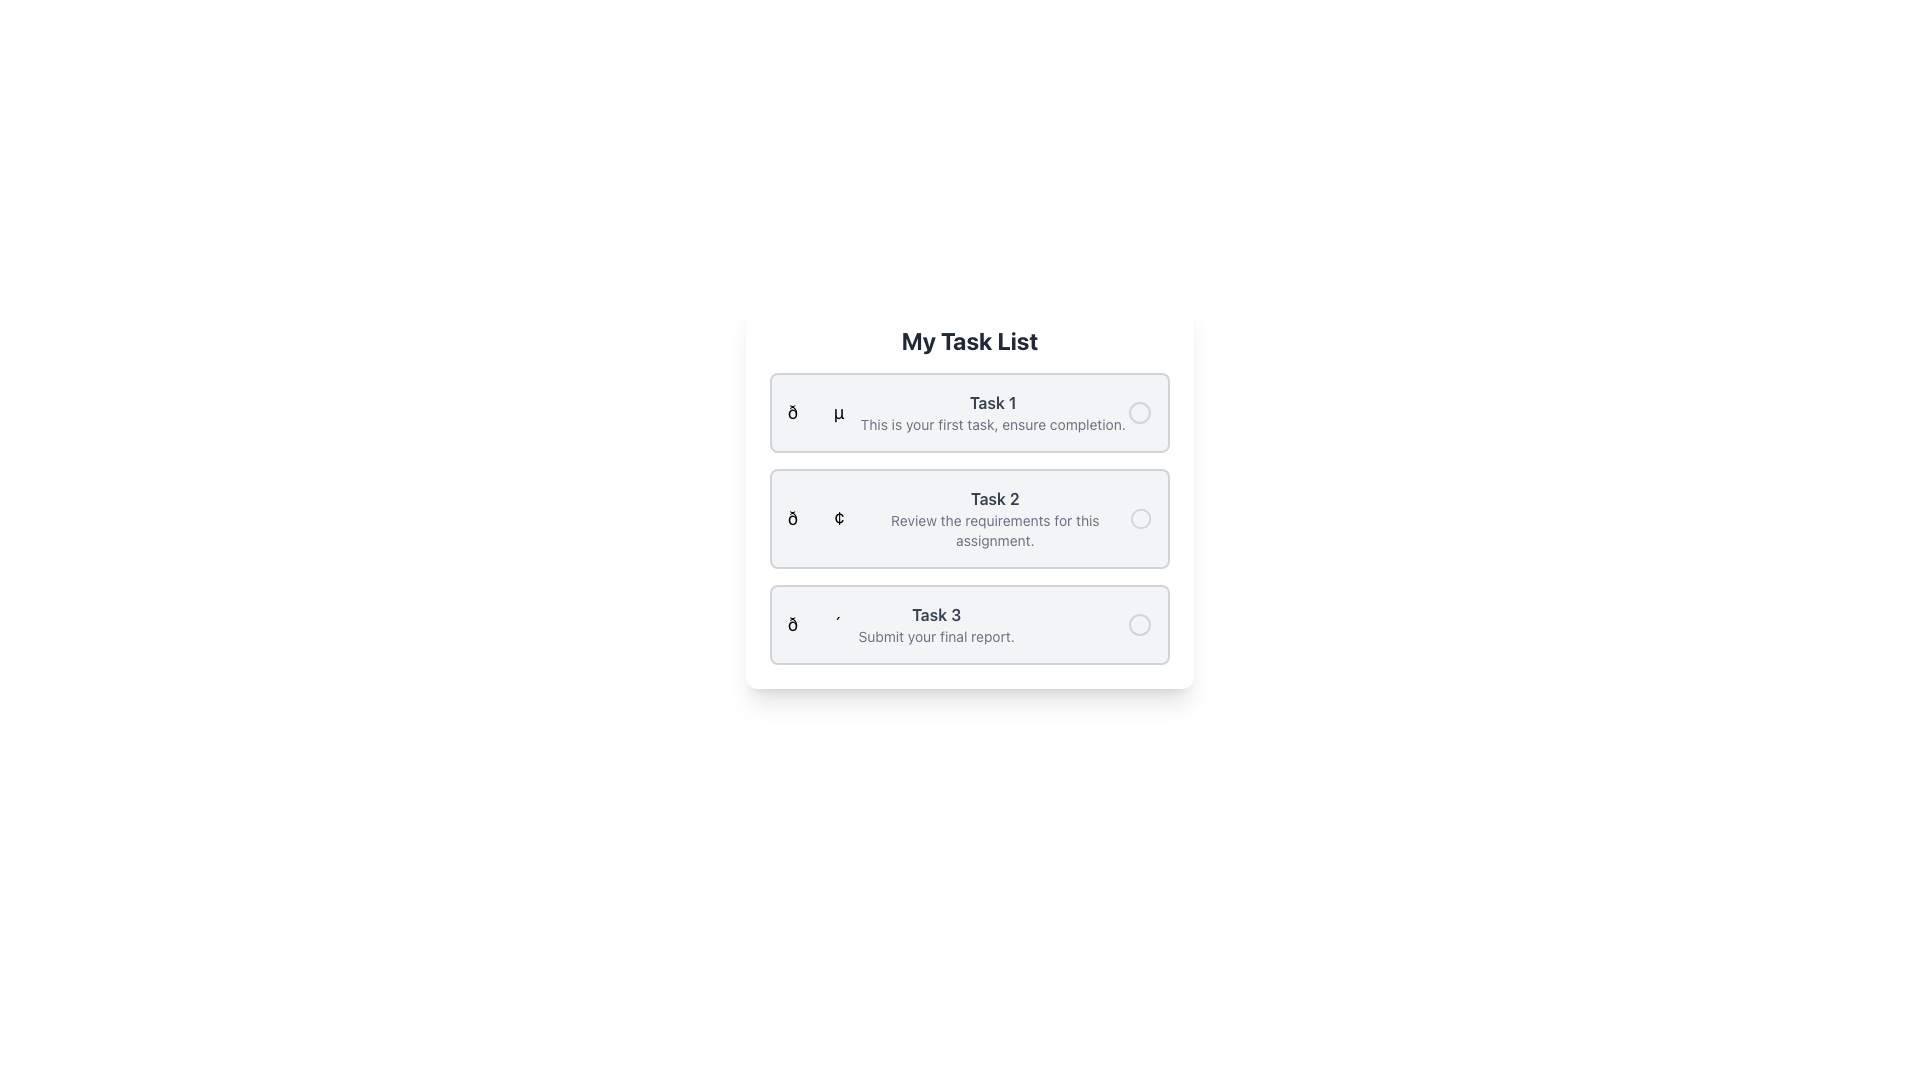 This screenshot has width=1920, height=1080. Describe the element at coordinates (935, 623) in the screenshot. I see `the Text element that displays information about 'Task 3', located in the third interactive card of a vertical list of tasks` at that location.